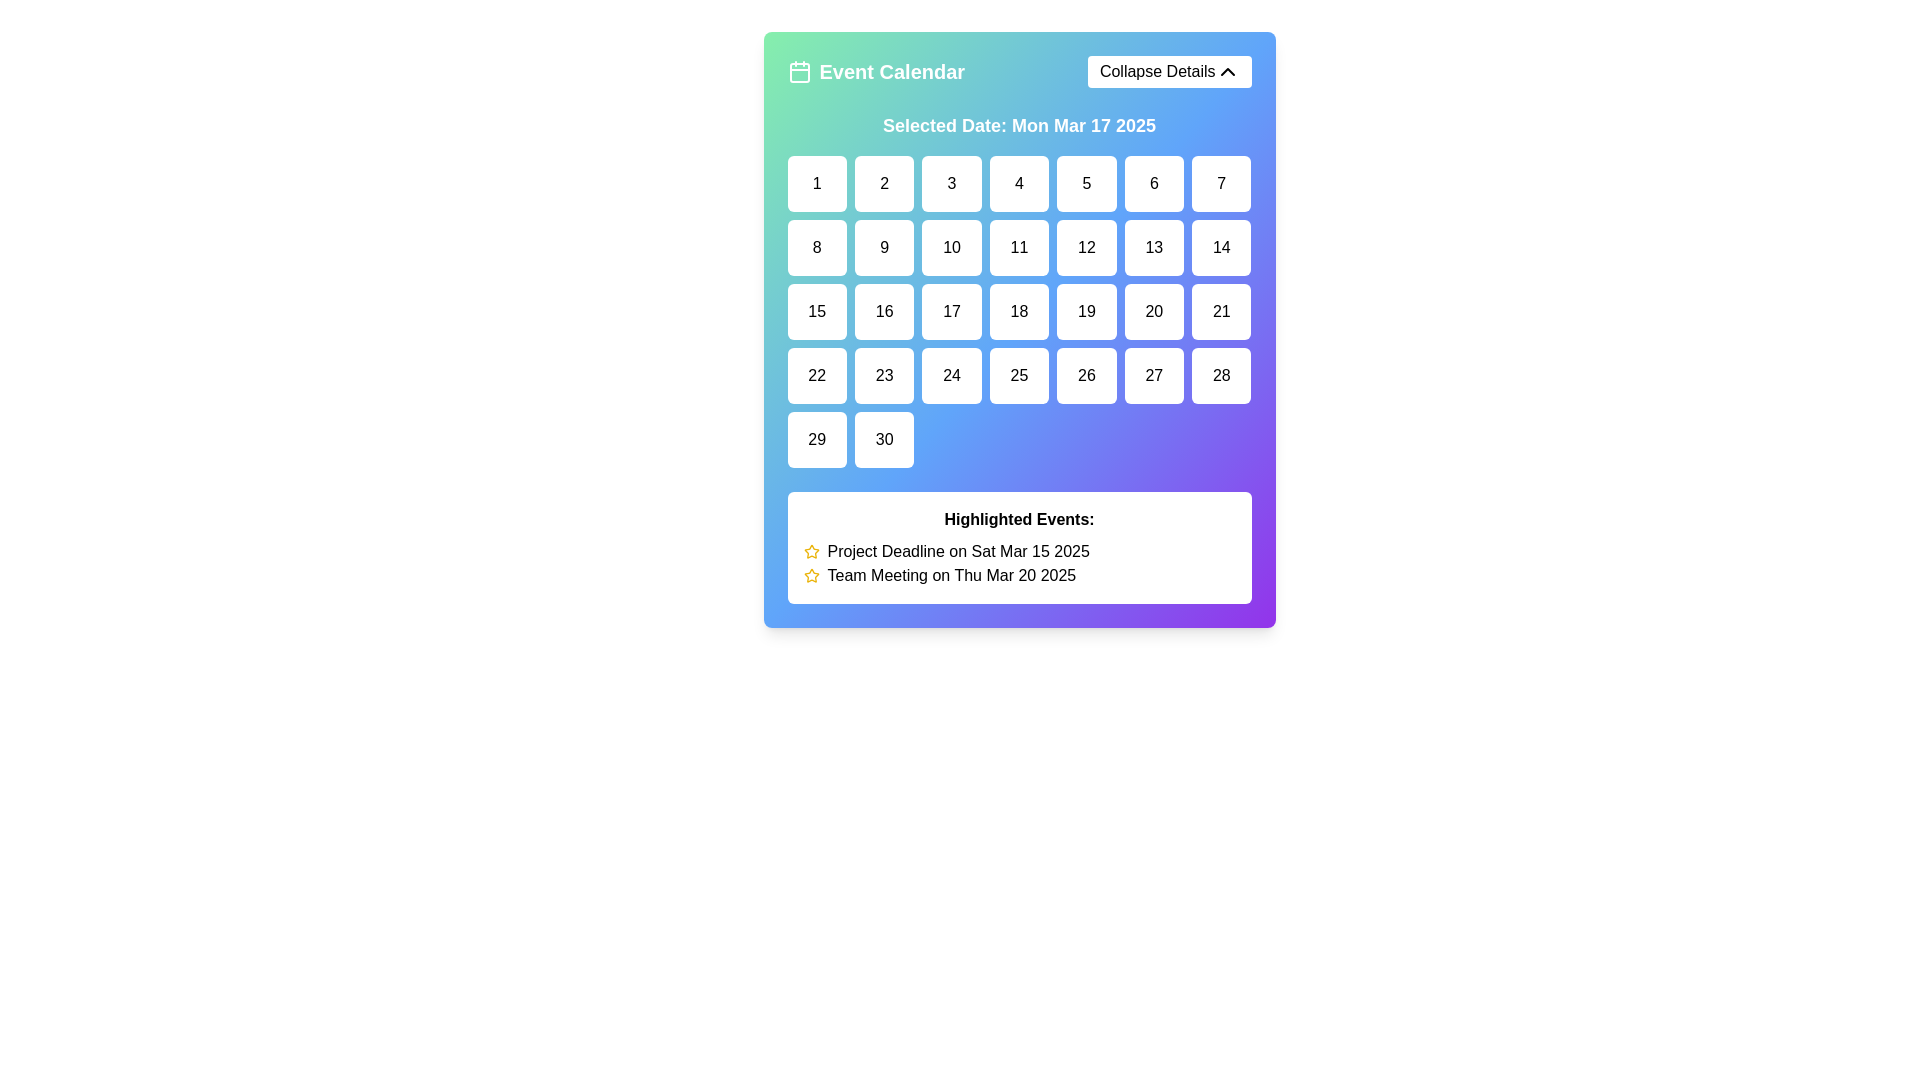 The image size is (1920, 1080). Describe the element at coordinates (883, 375) in the screenshot. I see `the white rectangular button labeled '23' in the middle cell of the fourth row of a 7-column grid` at that location.